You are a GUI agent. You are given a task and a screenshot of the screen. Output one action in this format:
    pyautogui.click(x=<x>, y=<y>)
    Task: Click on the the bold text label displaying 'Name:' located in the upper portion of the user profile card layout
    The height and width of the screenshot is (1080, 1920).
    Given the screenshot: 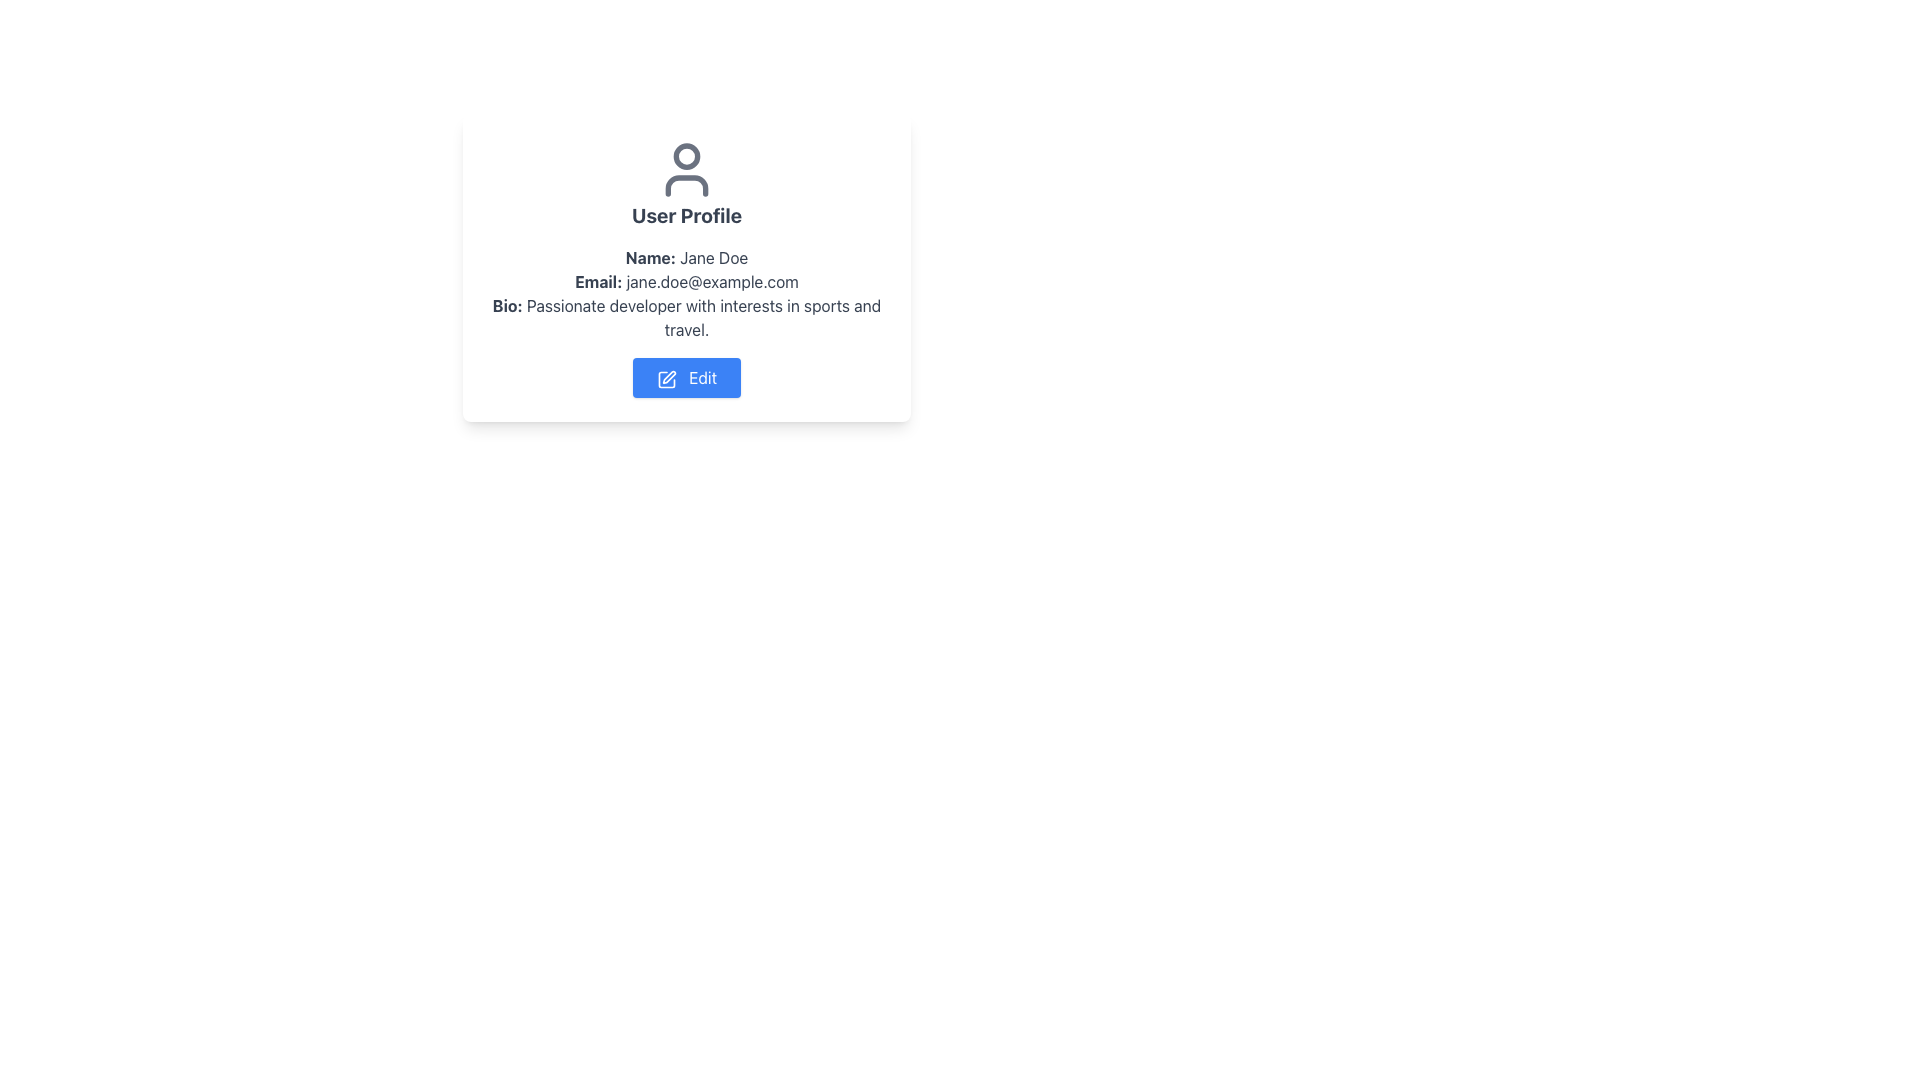 What is the action you would take?
    pyautogui.click(x=650, y=257)
    